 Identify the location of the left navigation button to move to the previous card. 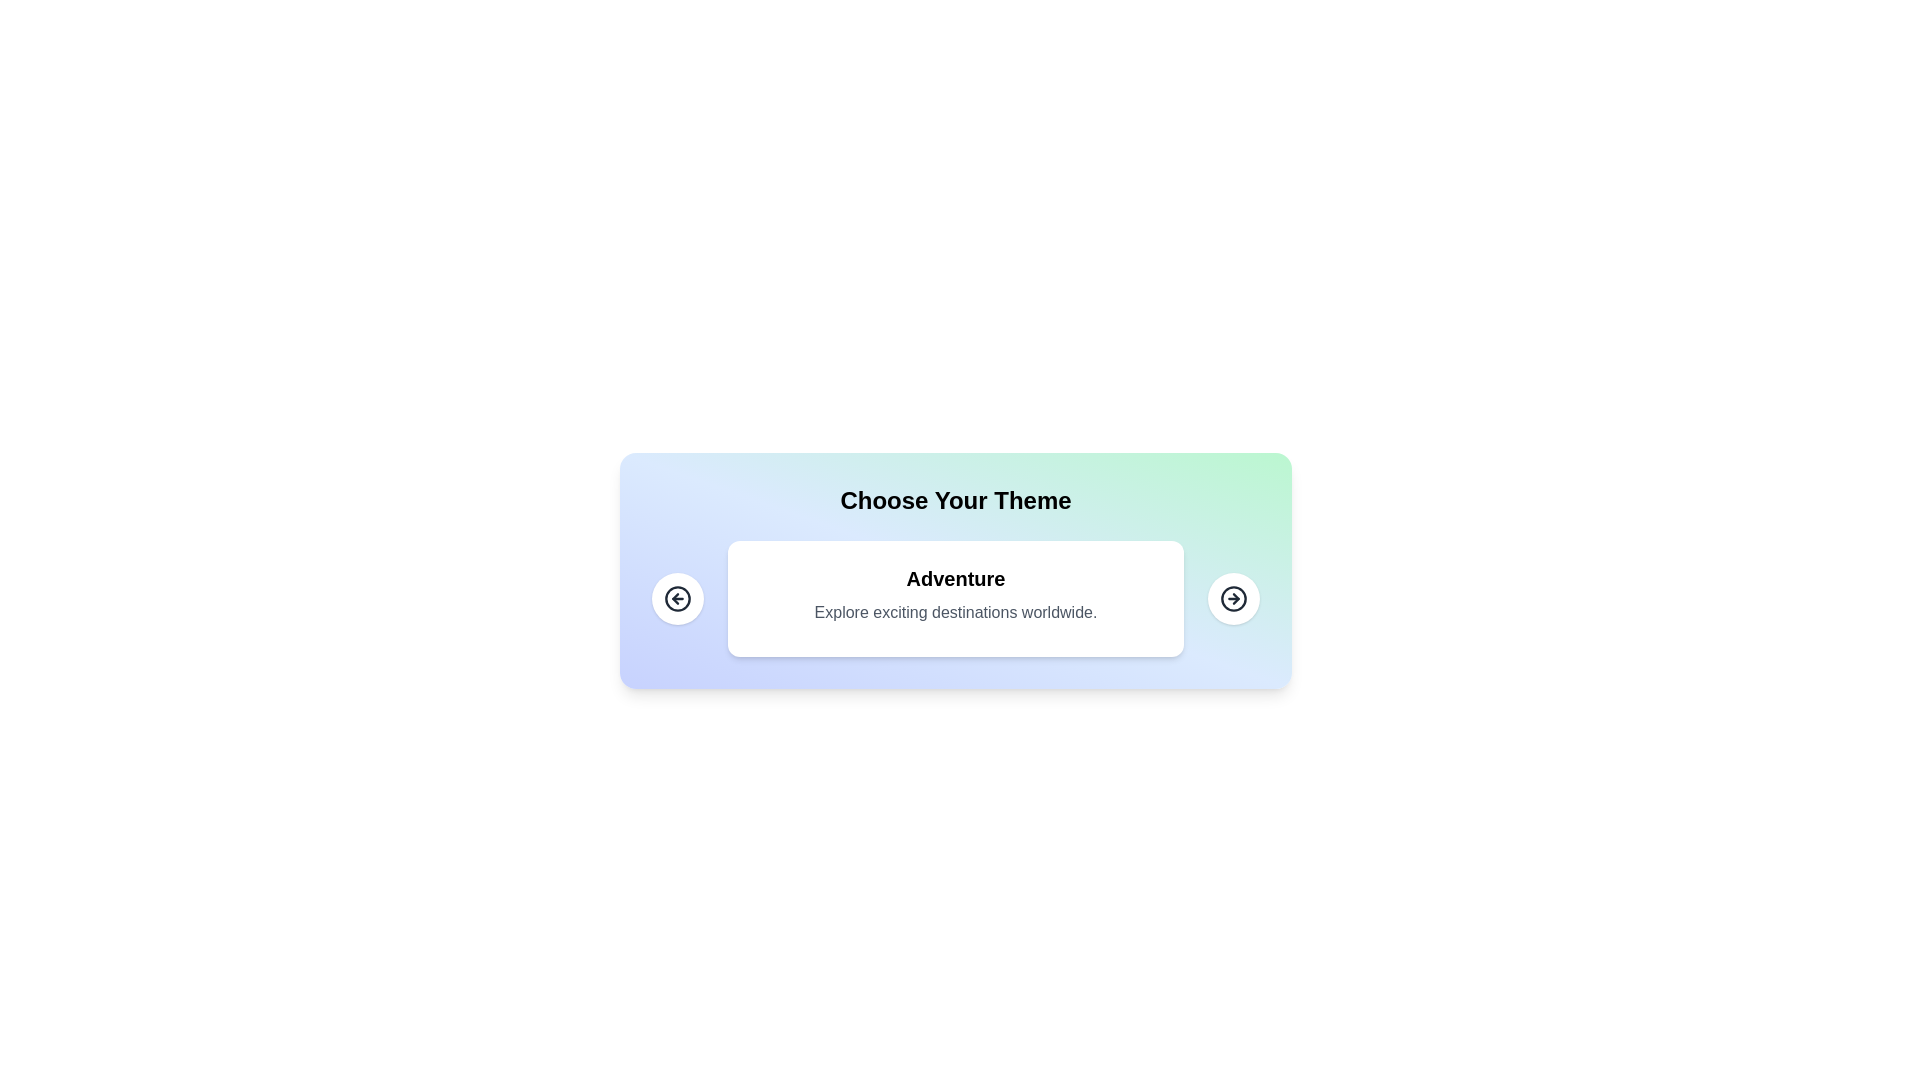
(677, 597).